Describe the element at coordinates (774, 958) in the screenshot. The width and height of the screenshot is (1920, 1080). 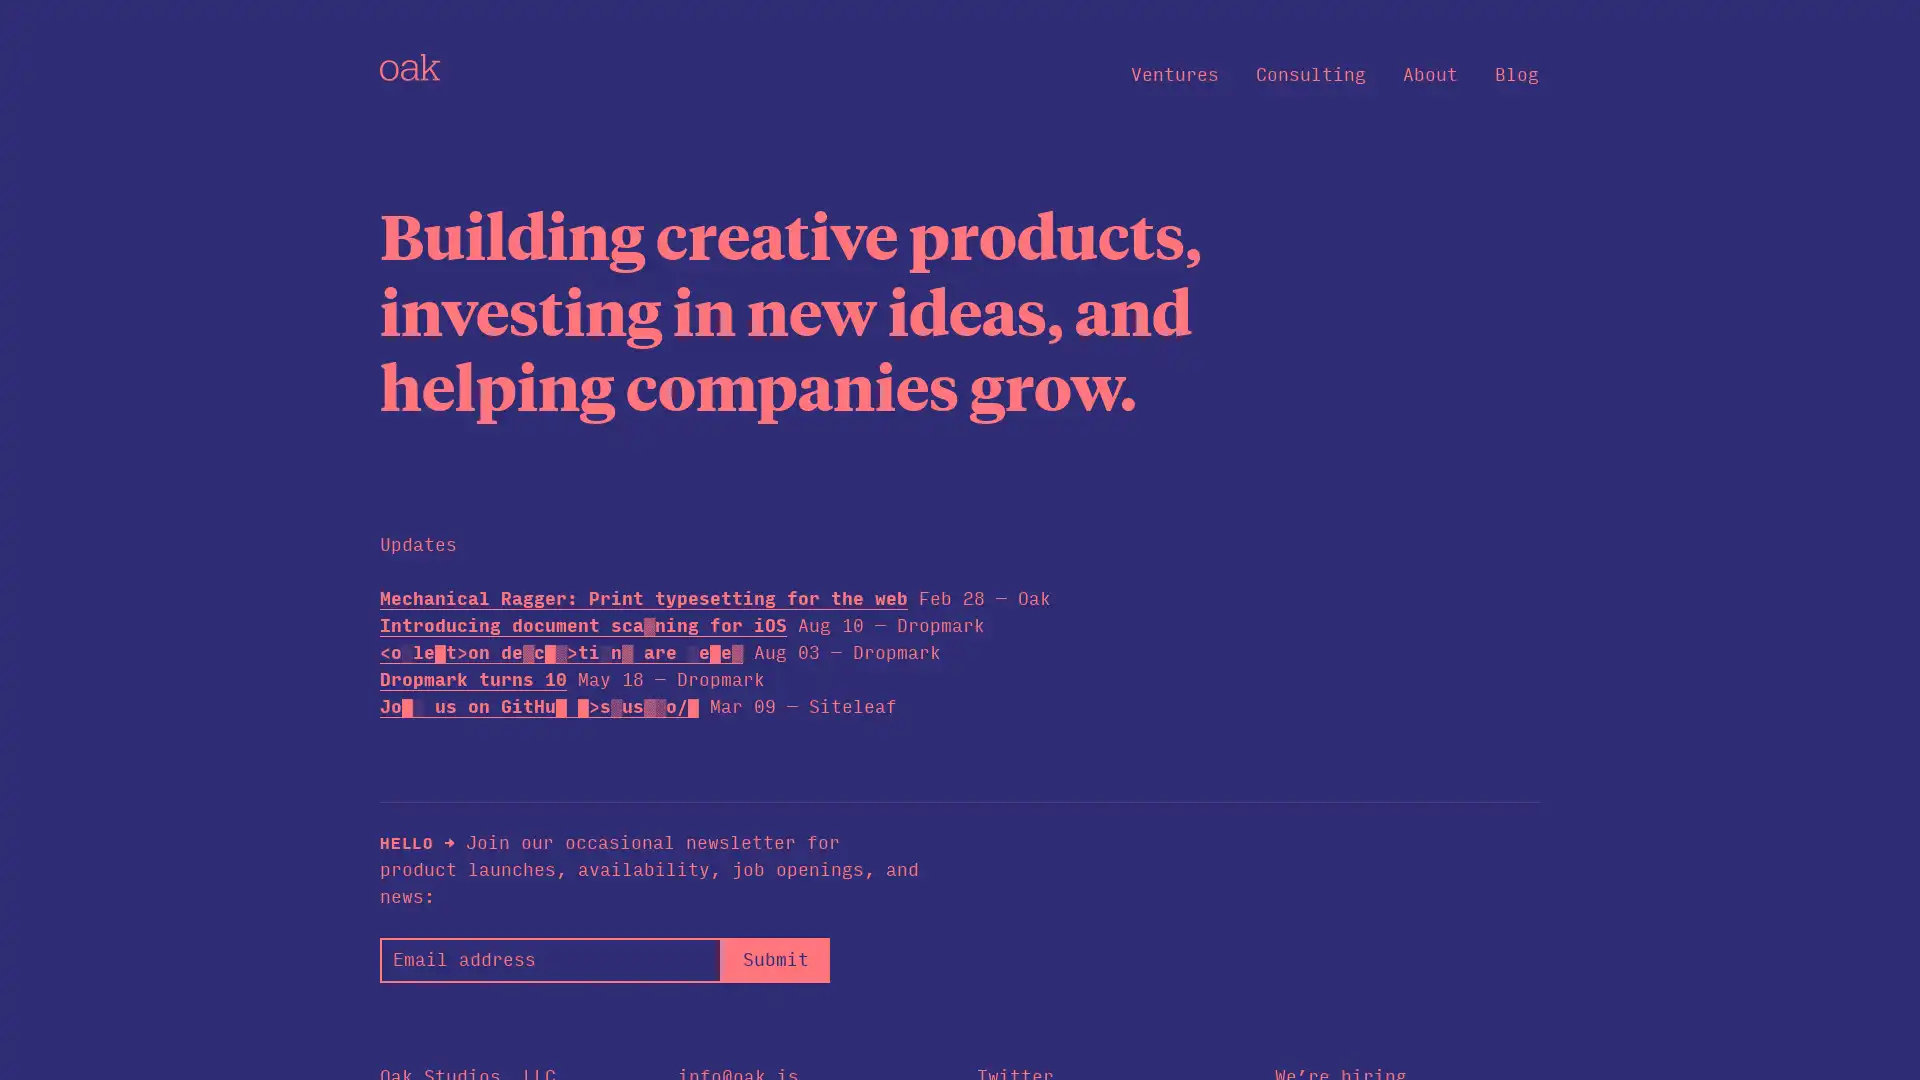
I see `Submit` at that location.